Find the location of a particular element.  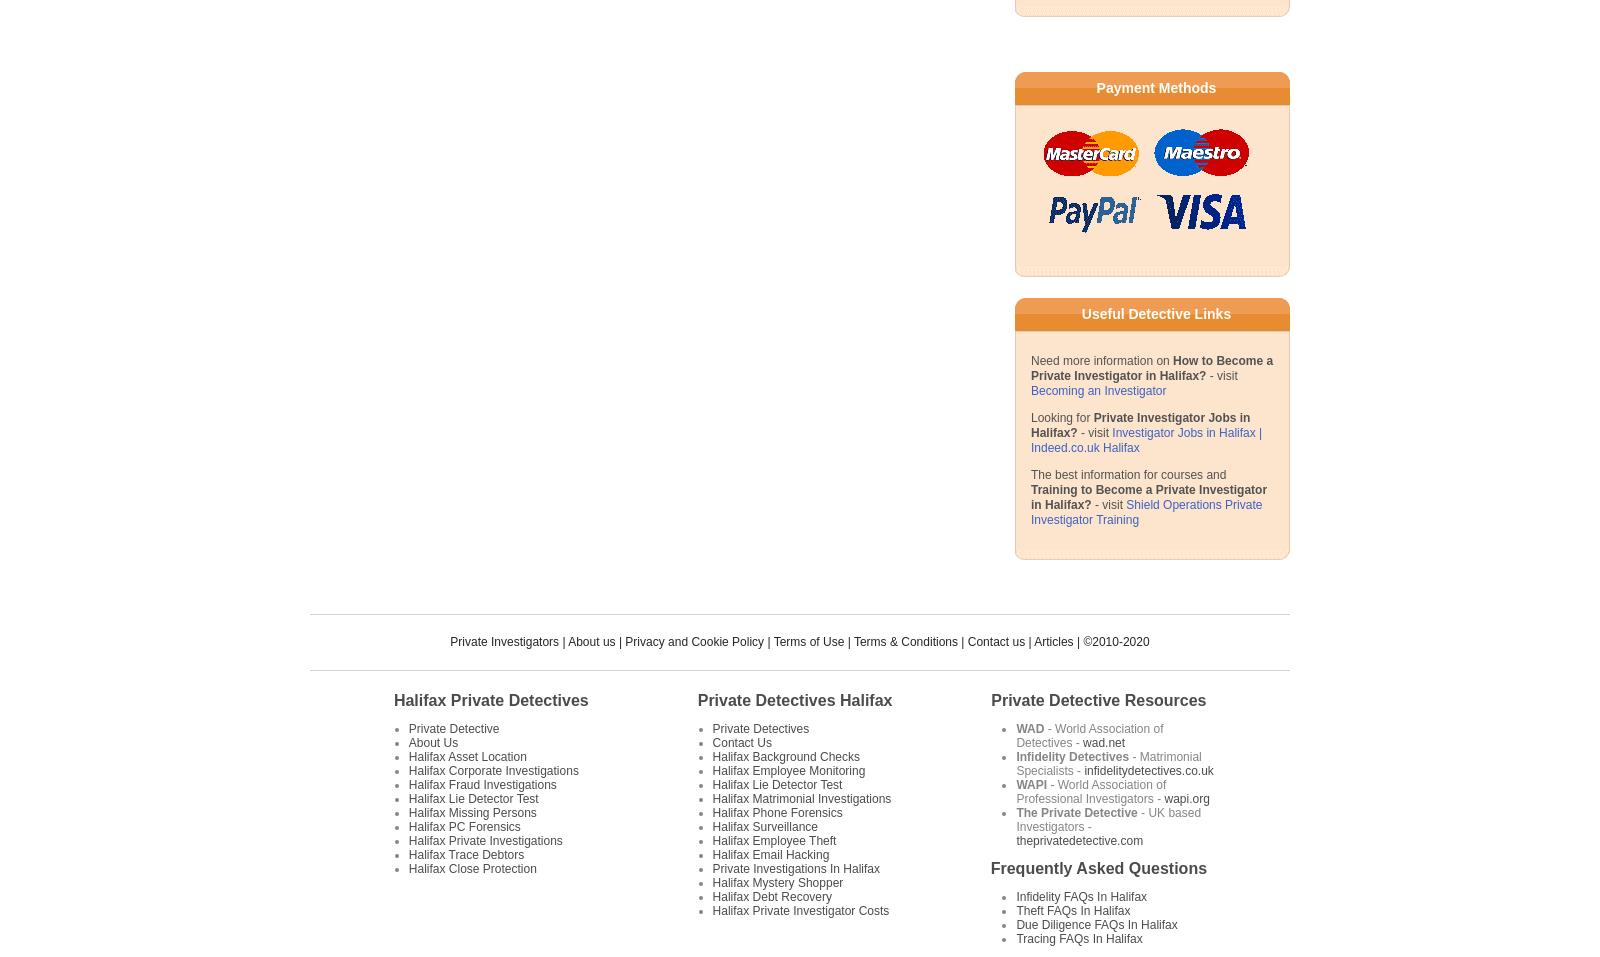

'Due Diligence FAQs In Halifax' is located at coordinates (1096, 925).